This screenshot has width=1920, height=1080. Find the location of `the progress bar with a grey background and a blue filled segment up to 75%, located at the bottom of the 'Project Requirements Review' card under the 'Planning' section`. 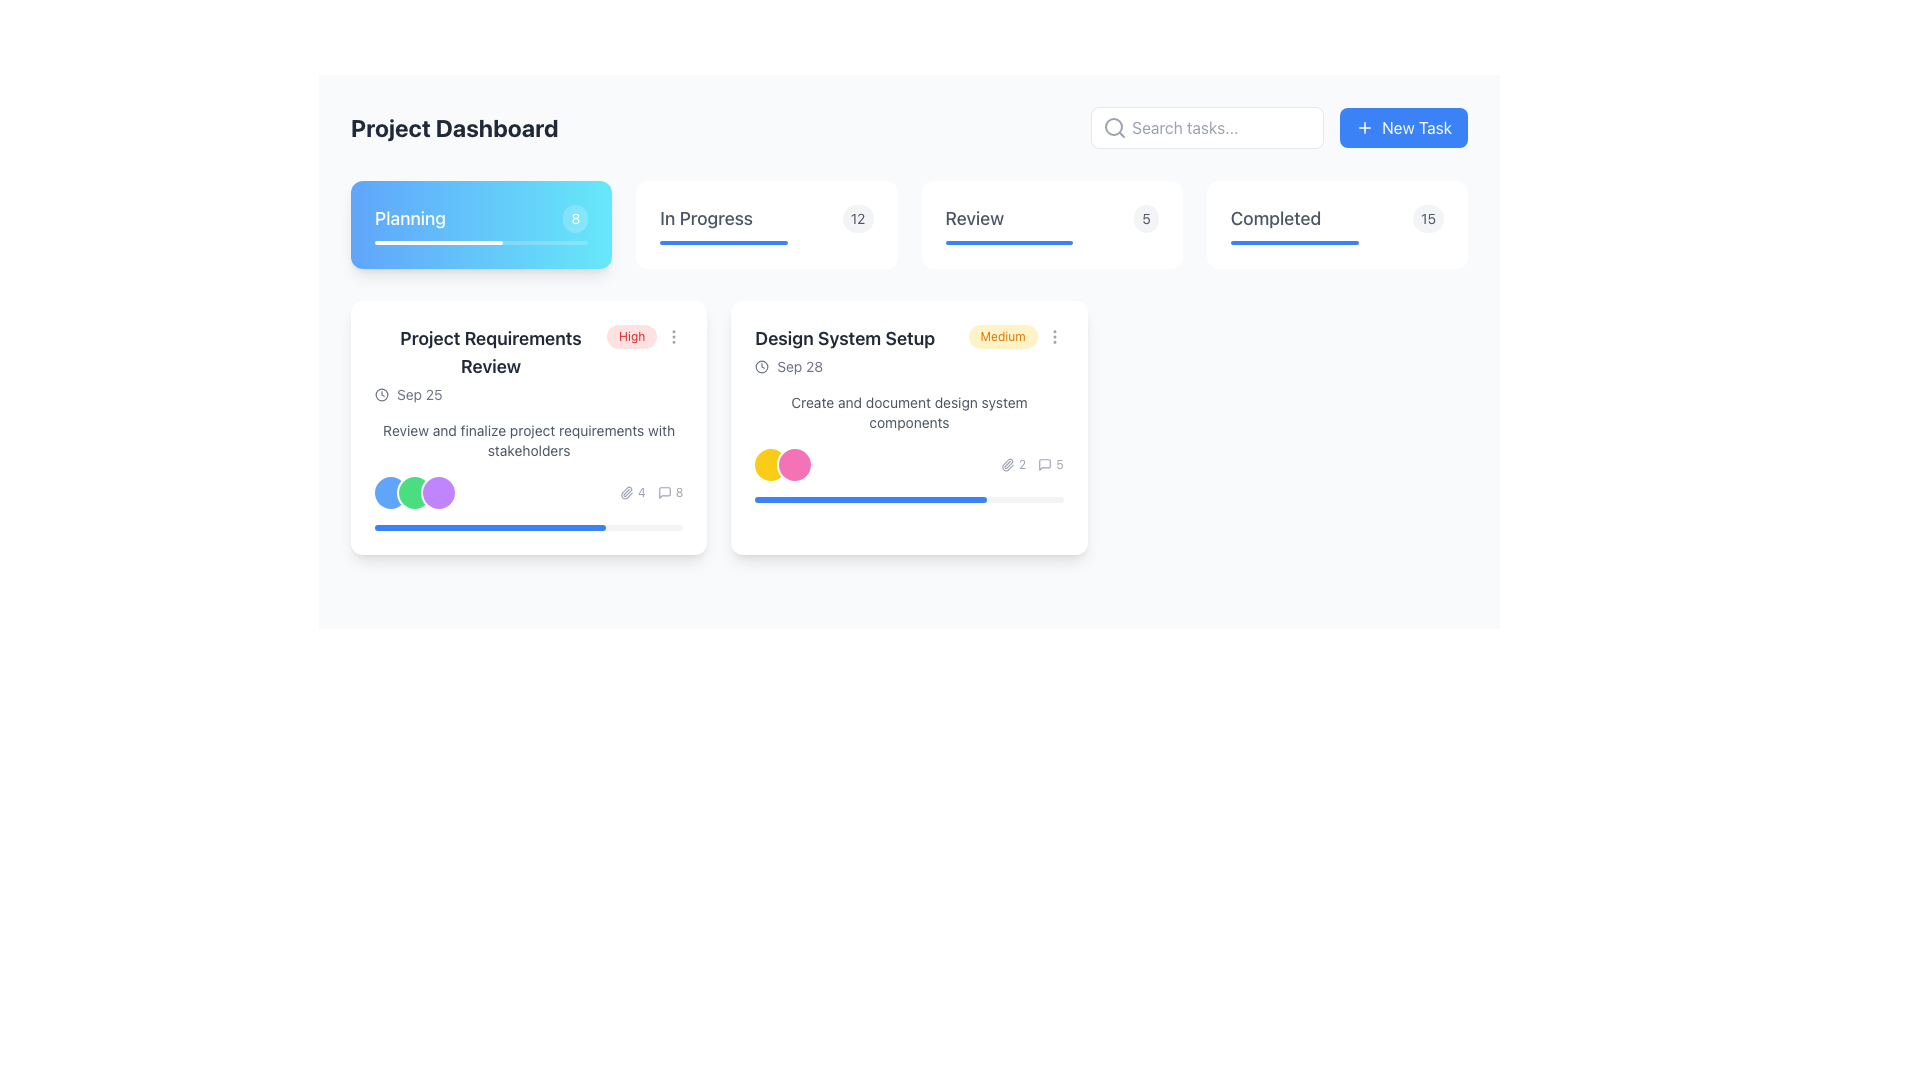

the progress bar with a grey background and a blue filled segment up to 75%, located at the bottom of the 'Project Requirements Review' card under the 'Planning' section is located at coordinates (529, 527).